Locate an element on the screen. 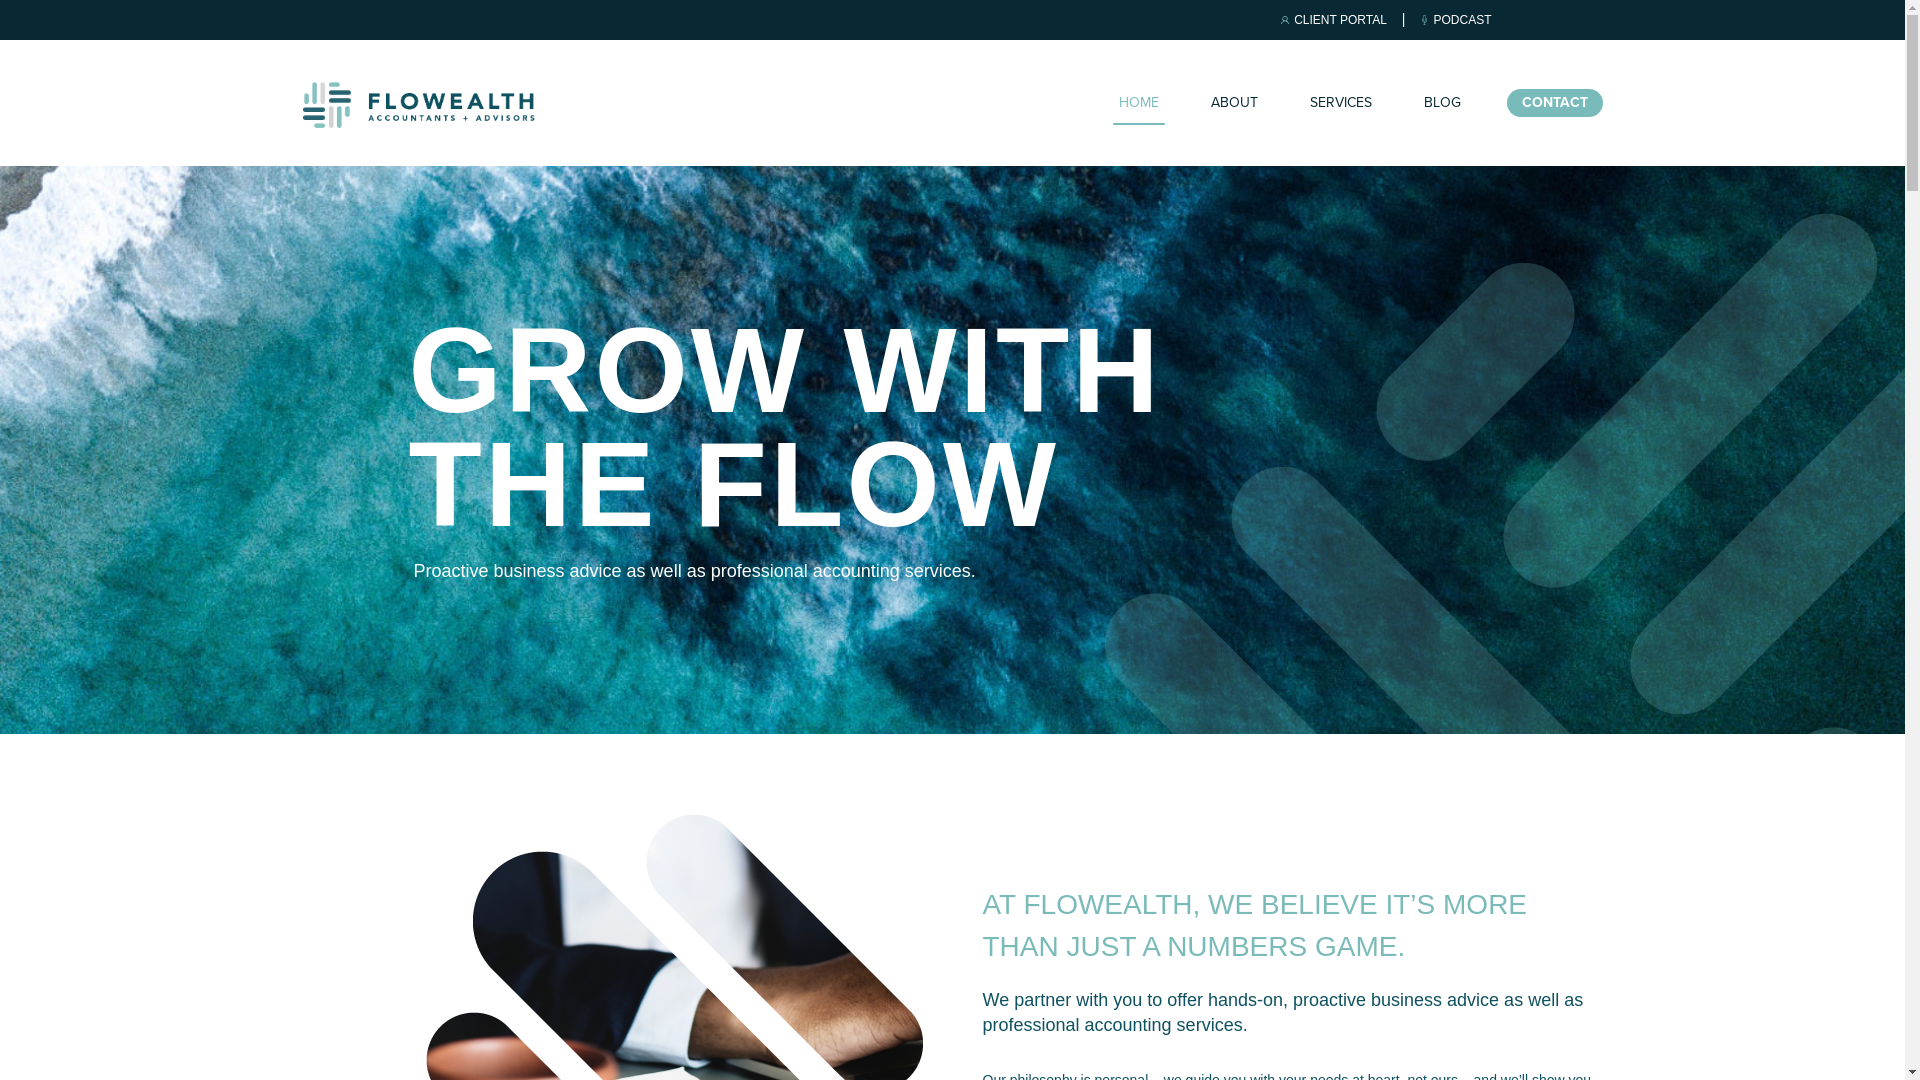  'HOME' is located at coordinates (1137, 103).